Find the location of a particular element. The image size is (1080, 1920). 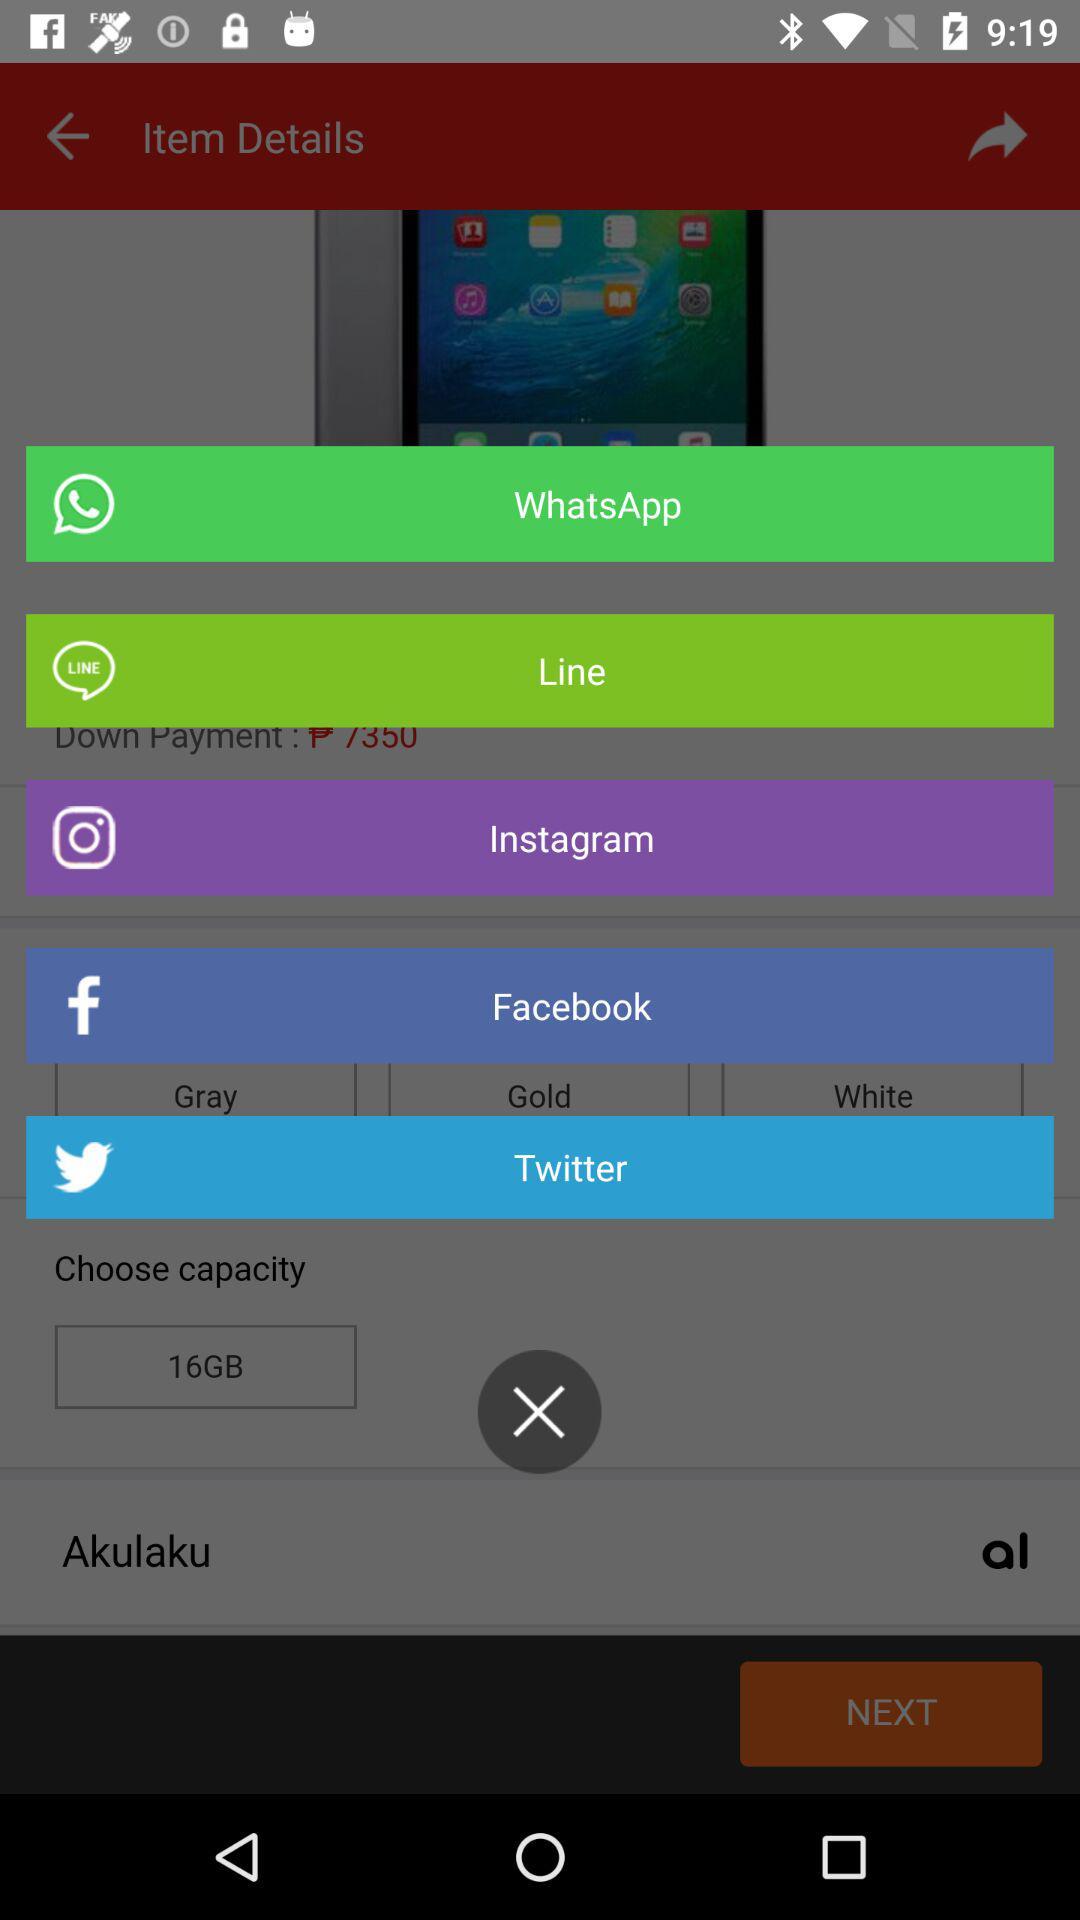

the item below instagram item is located at coordinates (540, 1005).